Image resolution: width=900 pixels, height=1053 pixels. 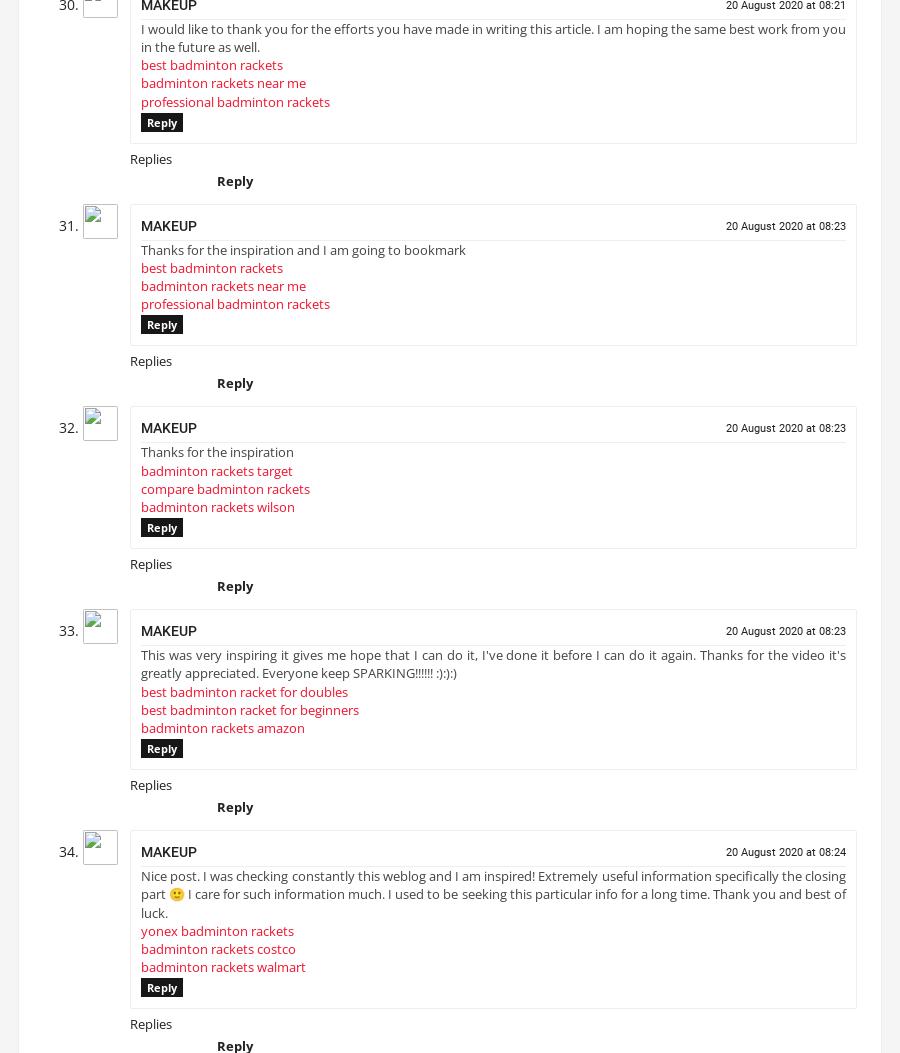 What do you see at coordinates (225, 495) in the screenshot?
I see `'compare badminton rackets'` at bounding box center [225, 495].